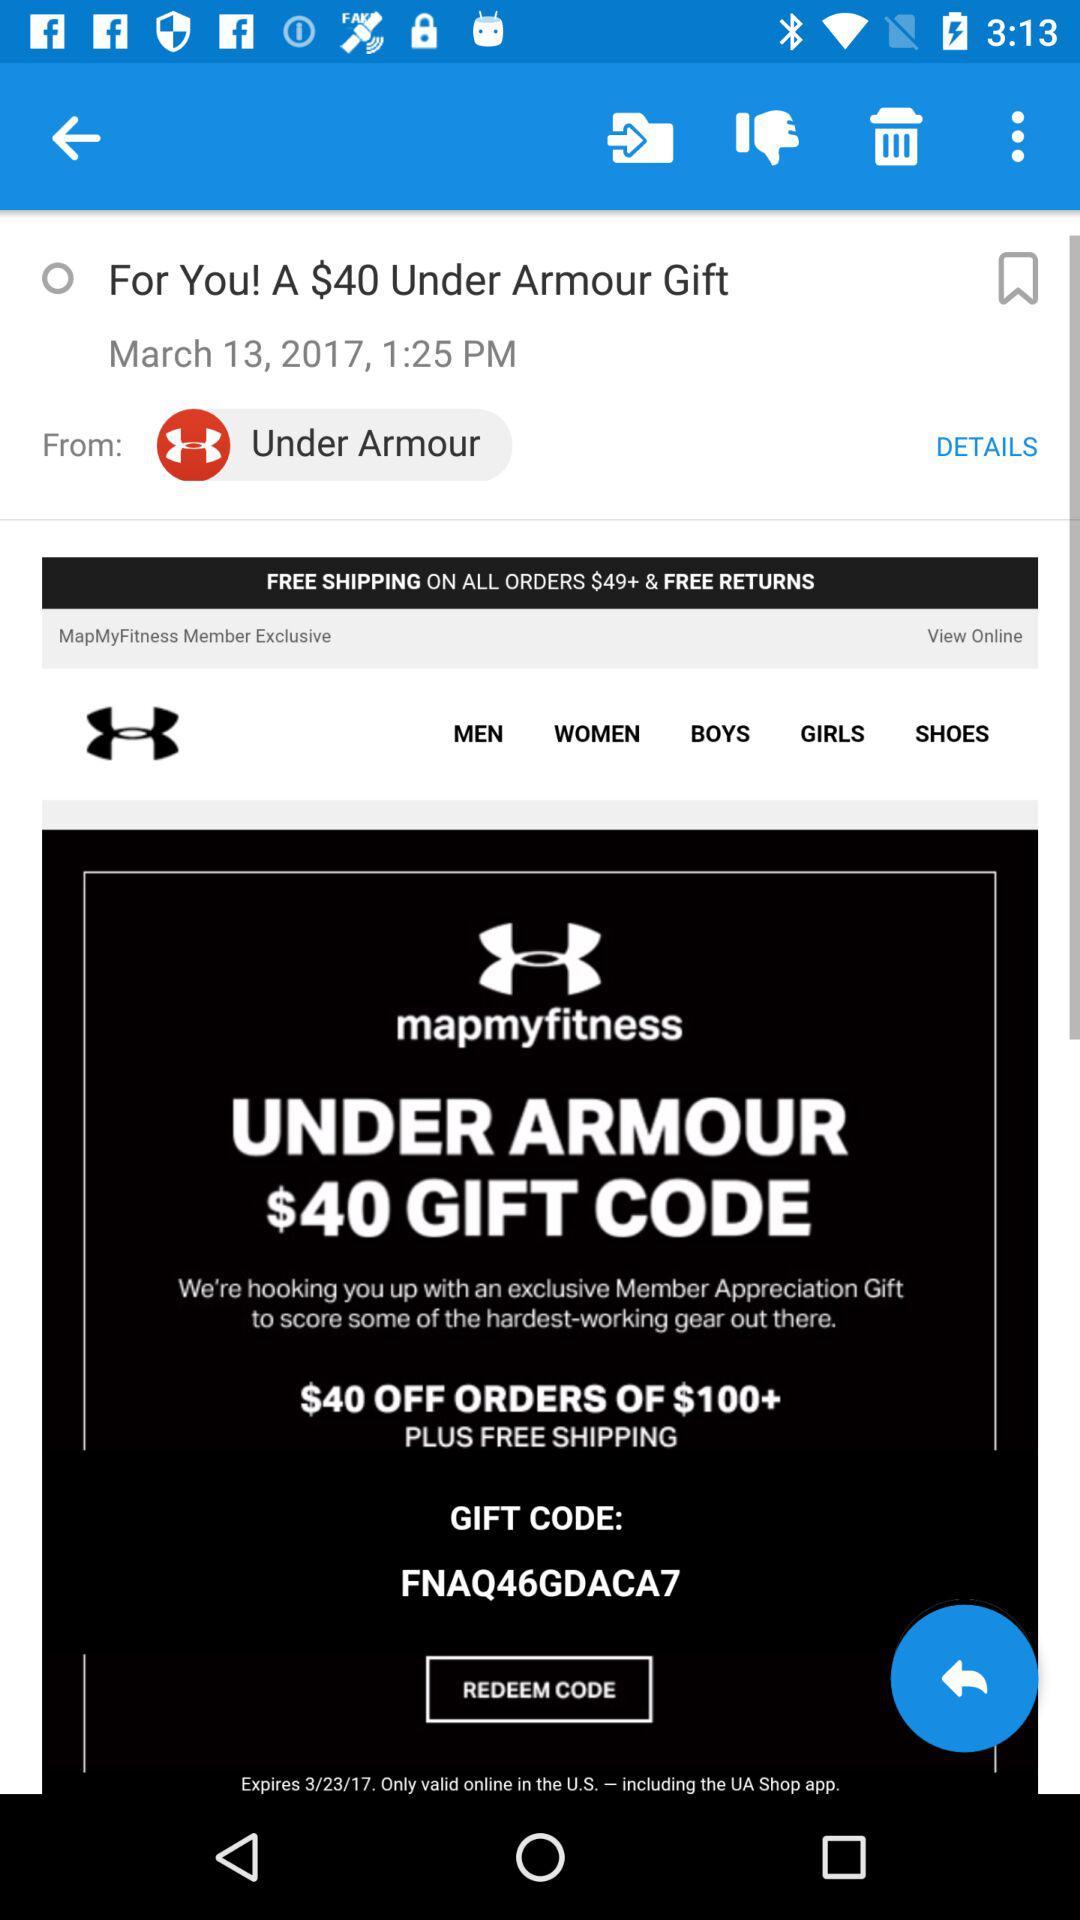  Describe the element at coordinates (963, 1678) in the screenshot. I see `go back` at that location.